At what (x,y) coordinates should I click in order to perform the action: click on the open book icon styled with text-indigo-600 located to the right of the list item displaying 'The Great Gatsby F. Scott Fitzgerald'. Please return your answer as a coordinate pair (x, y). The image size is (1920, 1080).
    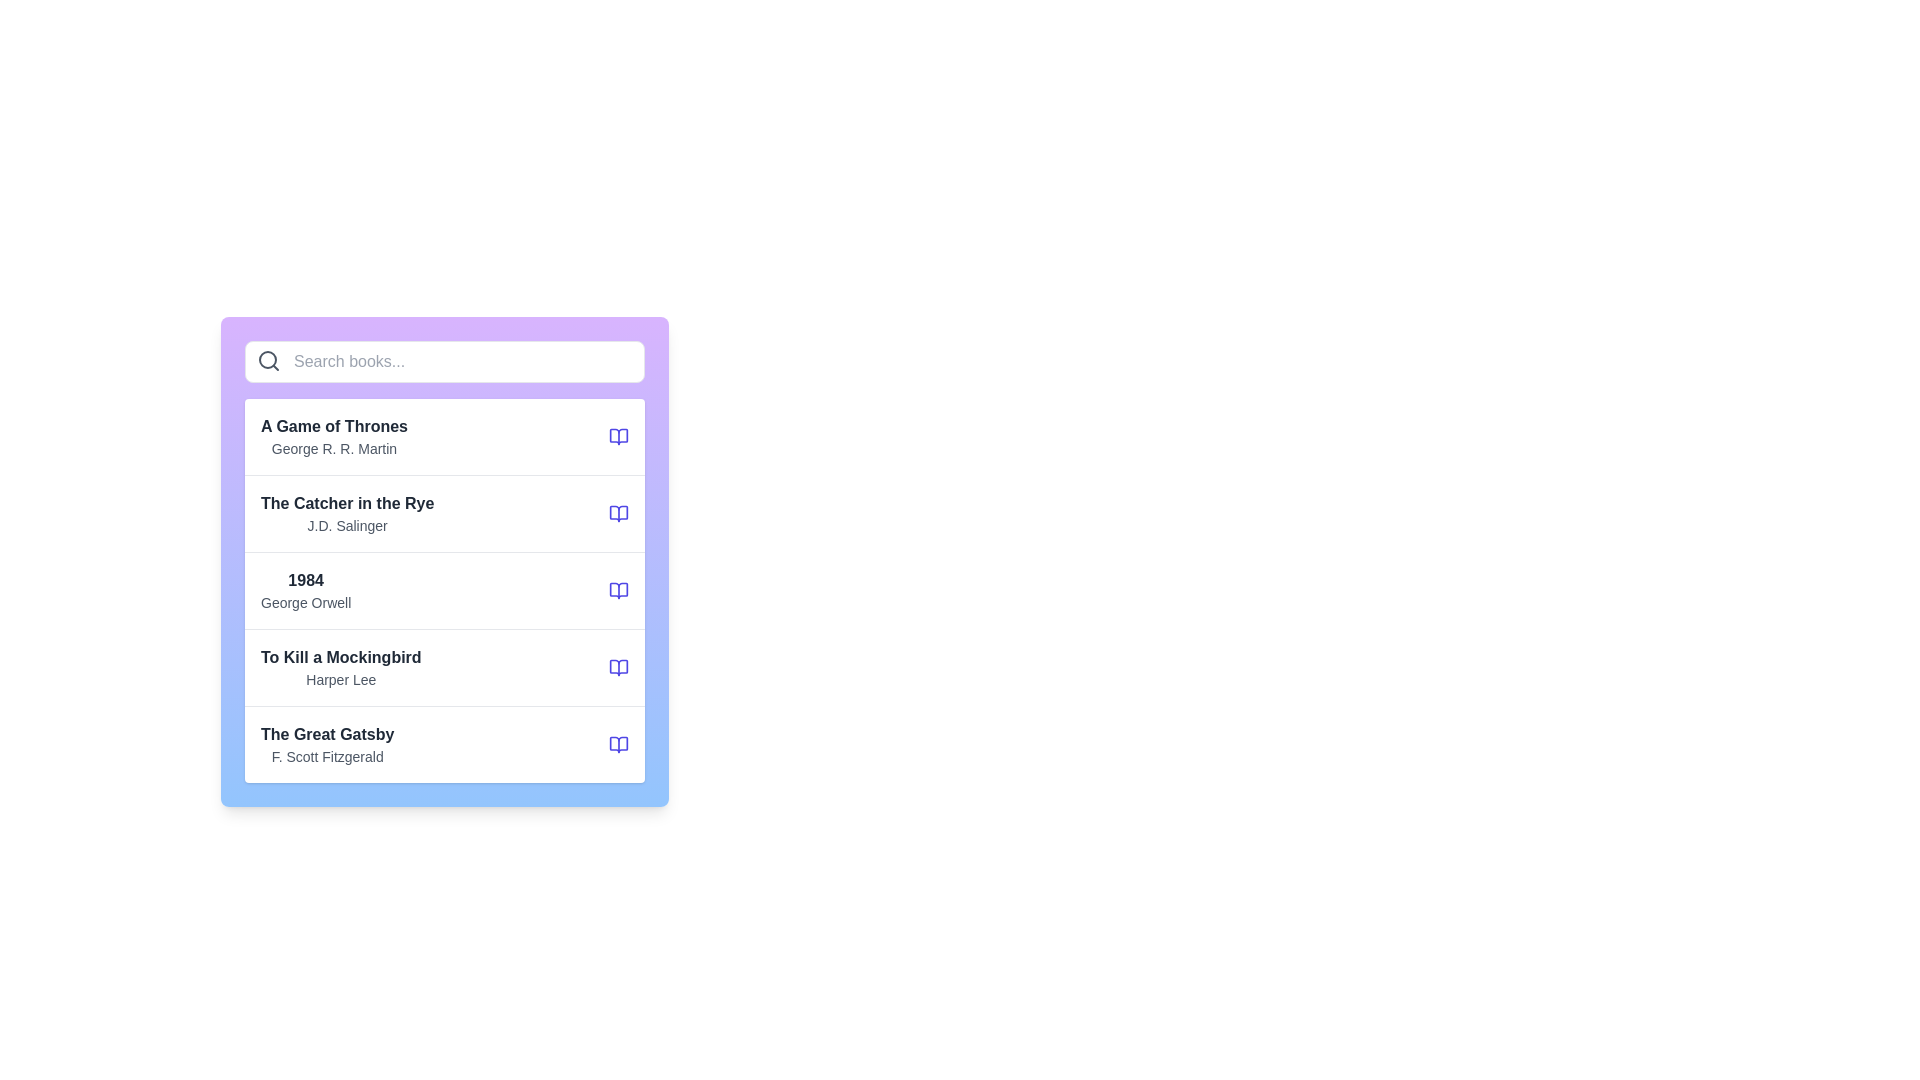
    Looking at the image, I should click on (618, 744).